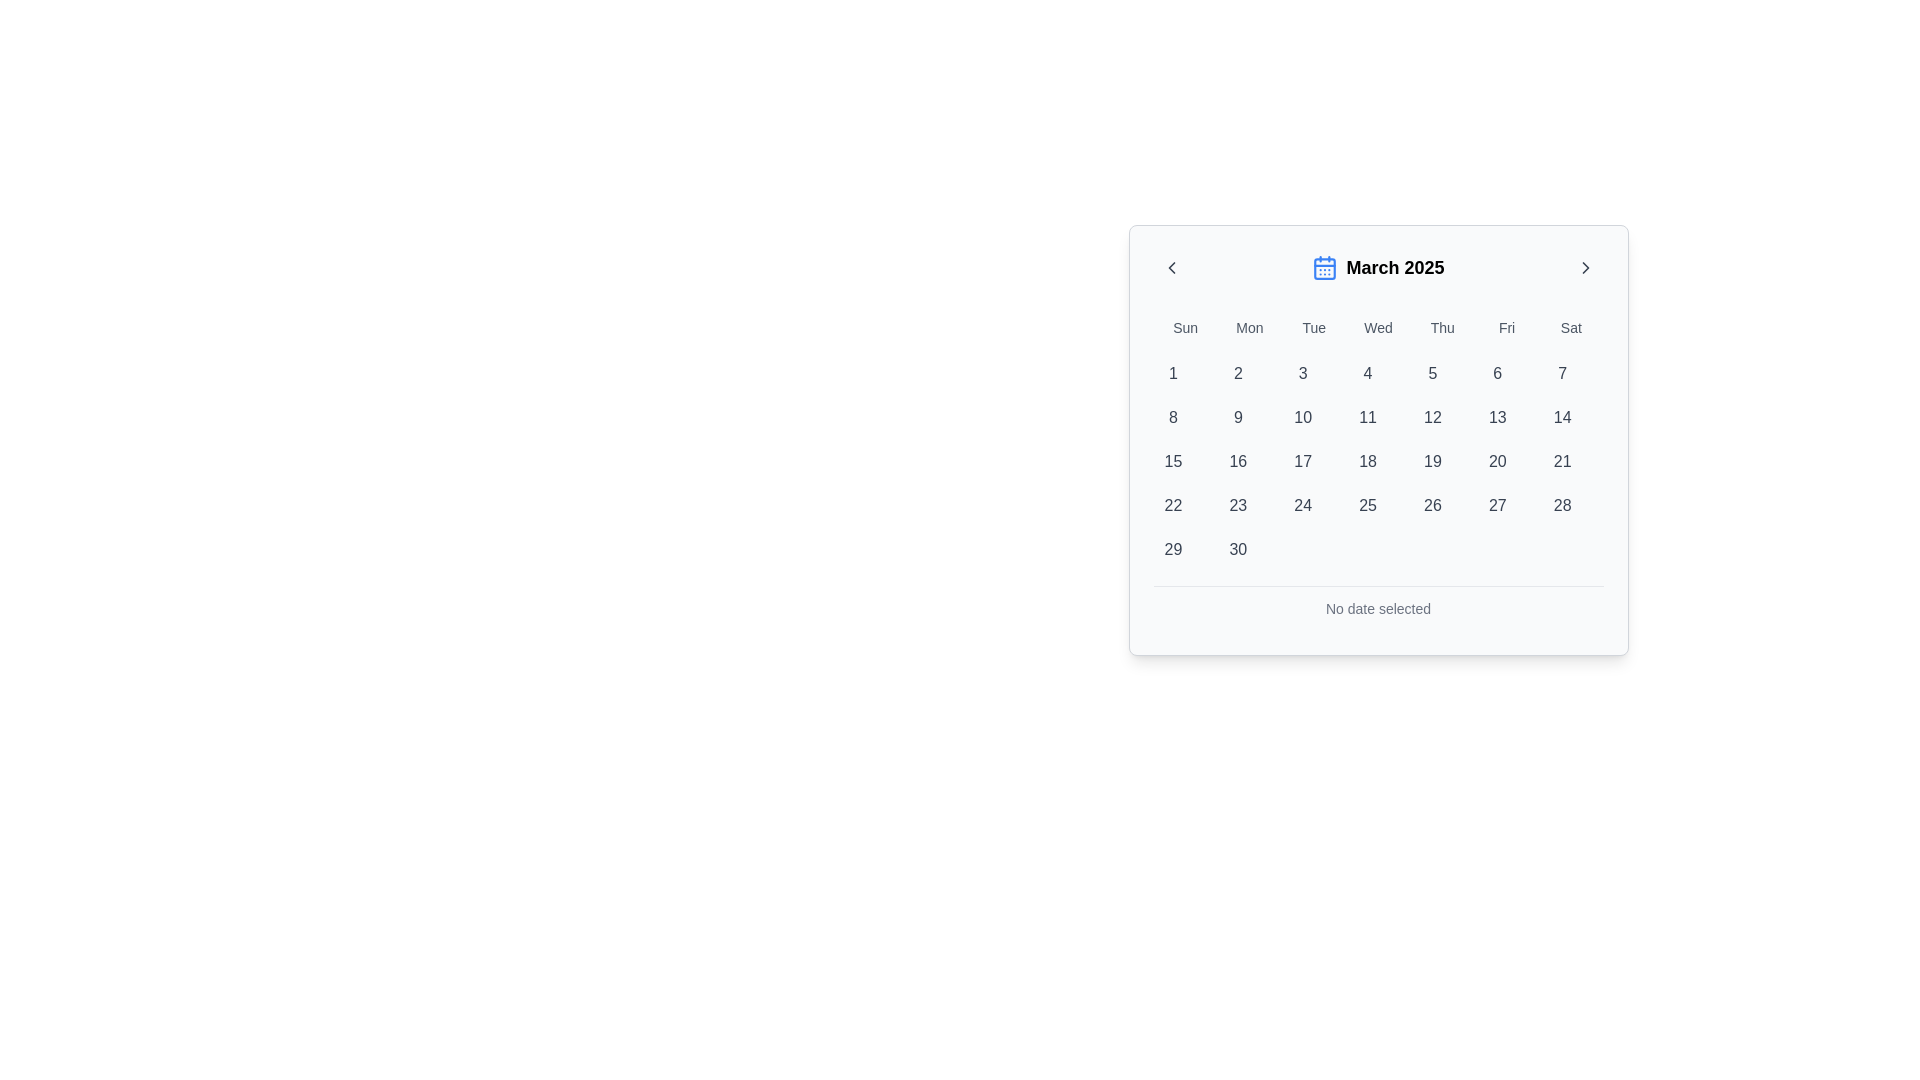  What do you see at coordinates (1431, 416) in the screenshot?
I see `the day selection button representing the date '12' in the calendar interface, located in the second row, sixth column` at bounding box center [1431, 416].